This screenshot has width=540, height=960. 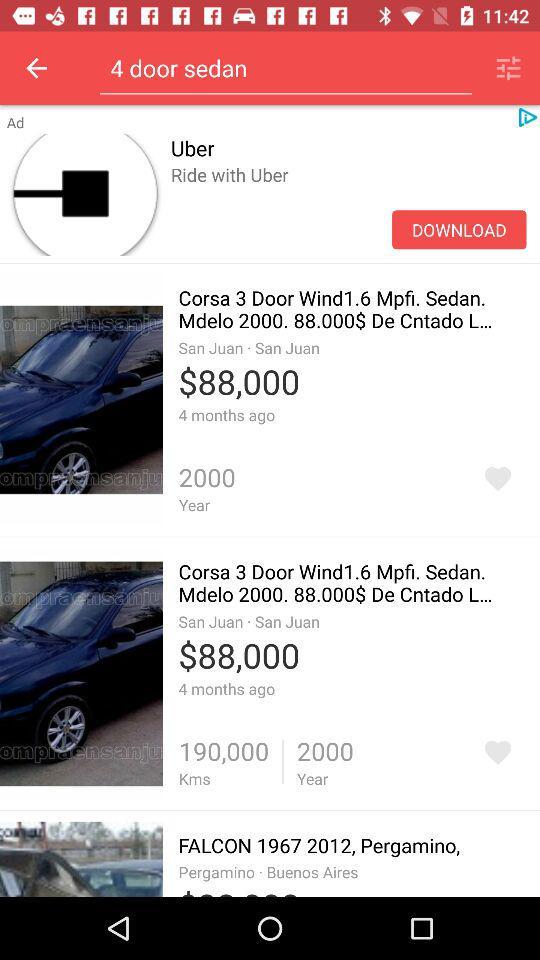 What do you see at coordinates (496, 751) in the screenshot?
I see `likes button` at bounding box center [496, 751].